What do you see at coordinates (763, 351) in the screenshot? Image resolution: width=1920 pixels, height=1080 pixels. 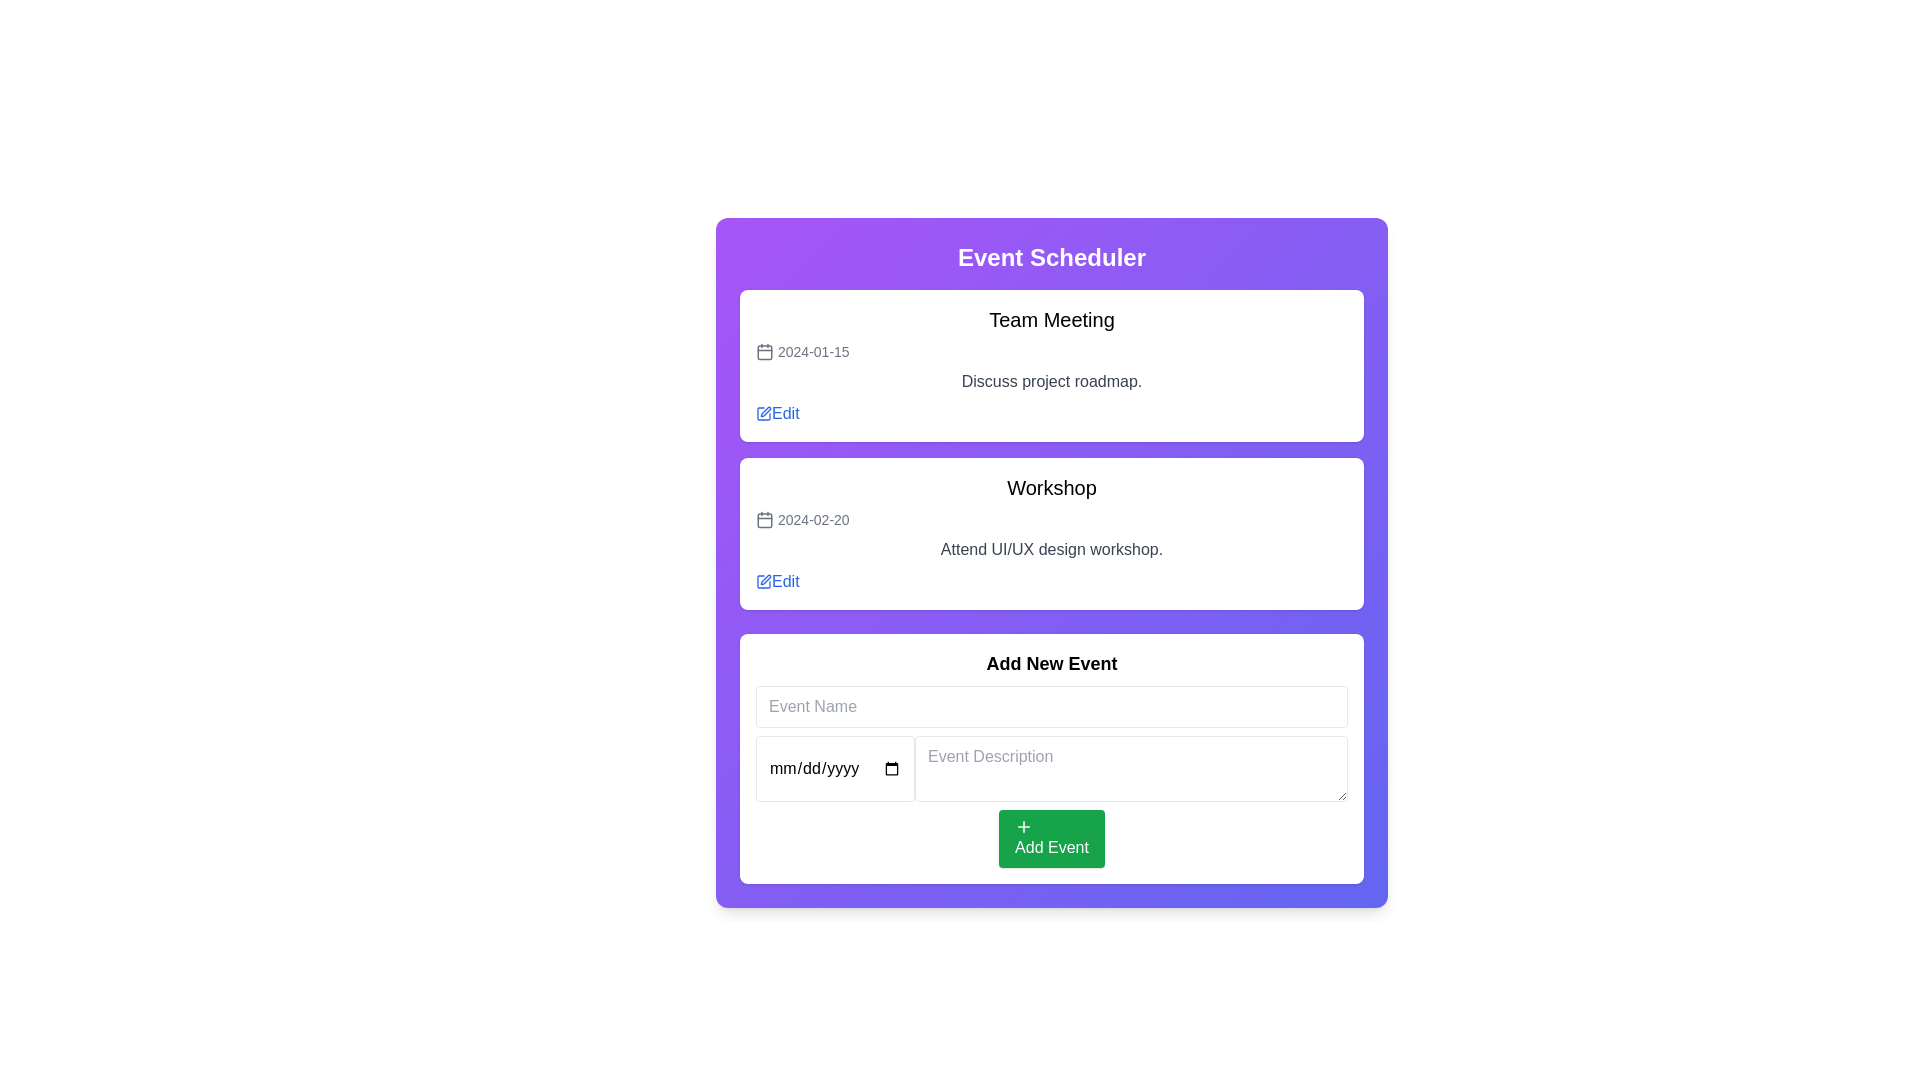 I see `the calendar icon located to the left of the date text '2024-01-15' in the first event entry titled 'Team Meeting' within the 'Event Scheduler' application` at bounding box center [763, 351].